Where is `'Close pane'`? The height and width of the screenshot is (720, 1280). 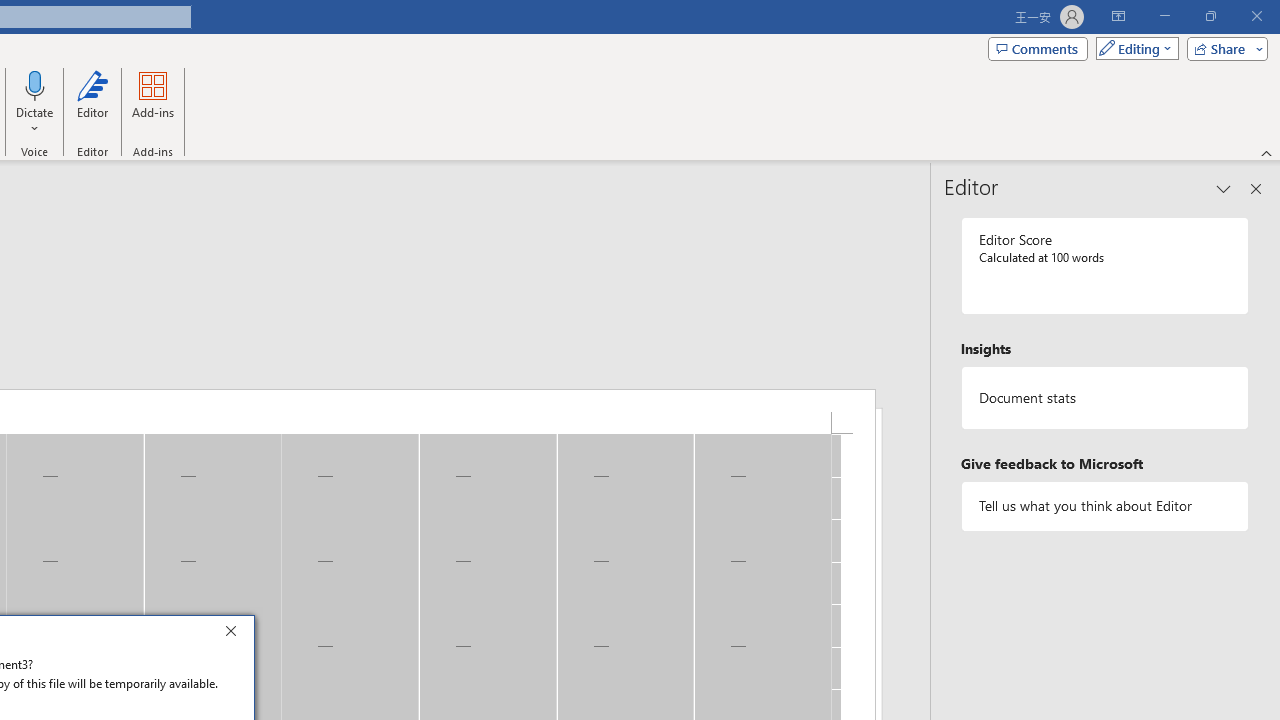 'Close pane' is located at coordinates (1255, 189).